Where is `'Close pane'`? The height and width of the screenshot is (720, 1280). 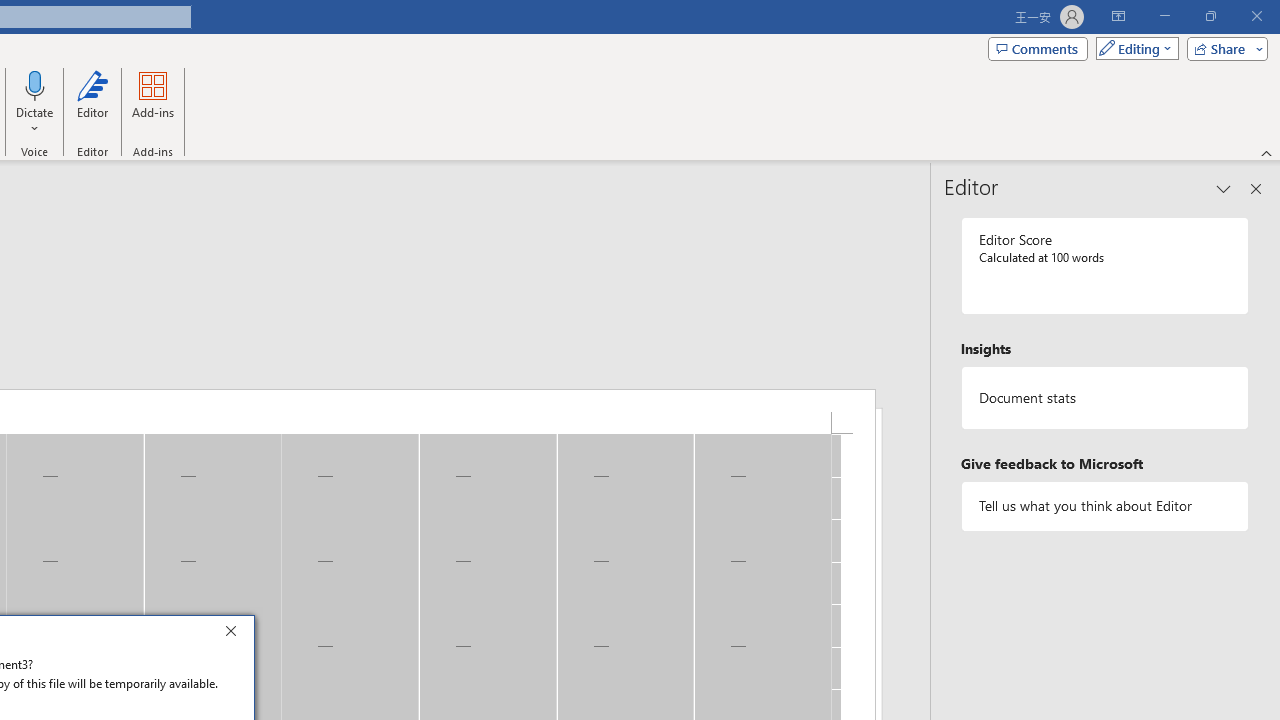 'Close pane' is located at coordinates (1255, 189).